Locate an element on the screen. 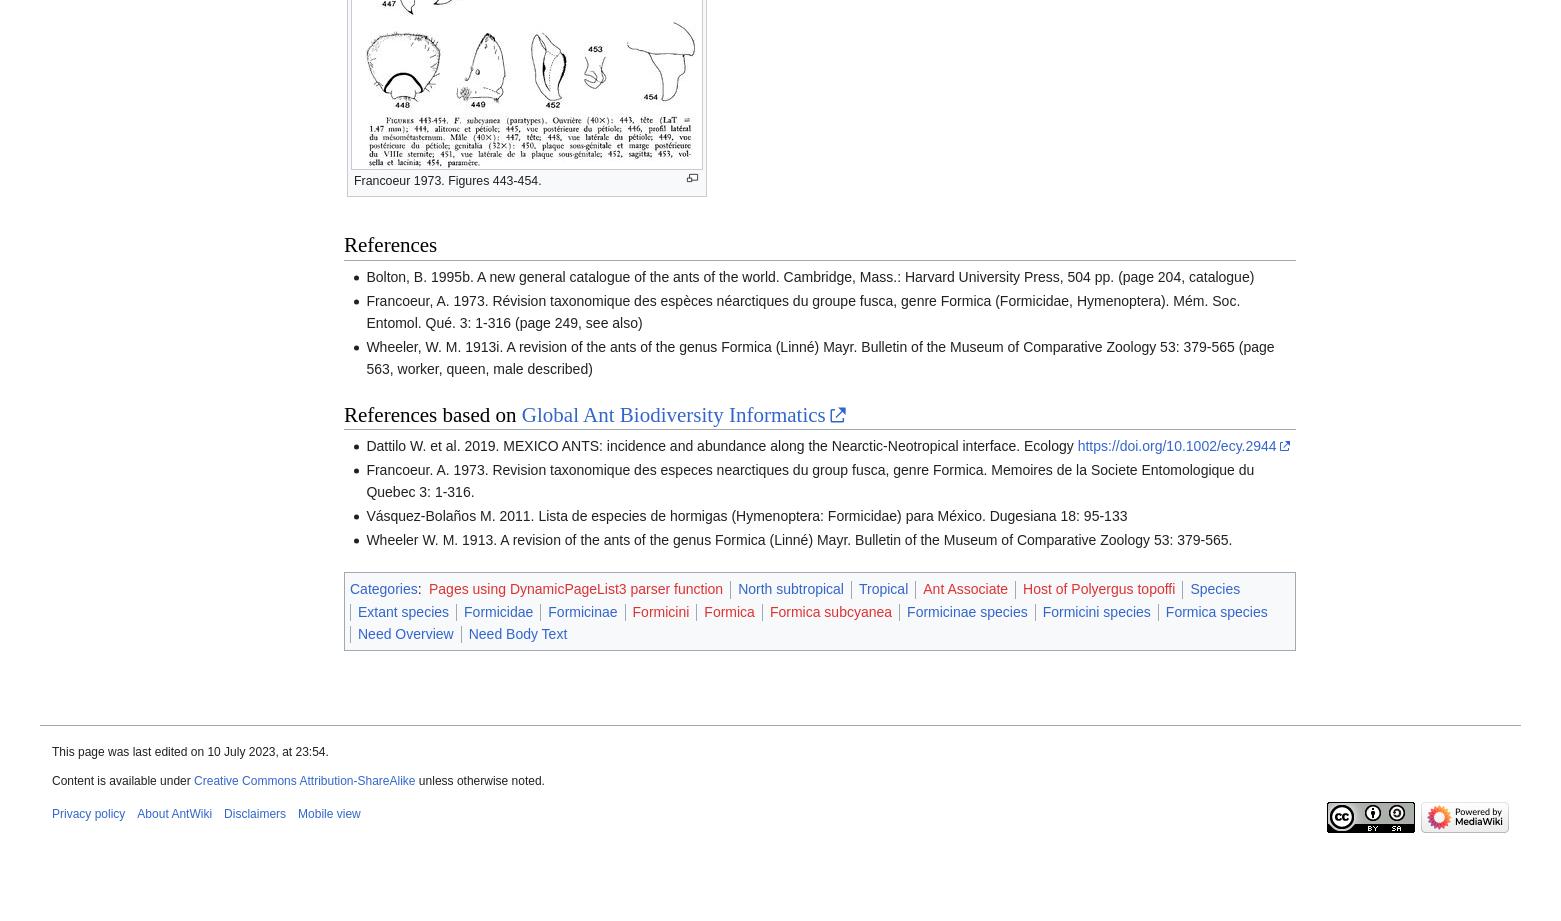 This screenshot has width=1561, height=921. 'Creative Commons Attribution-ShareAlike' is located at coordinates (304, 780).